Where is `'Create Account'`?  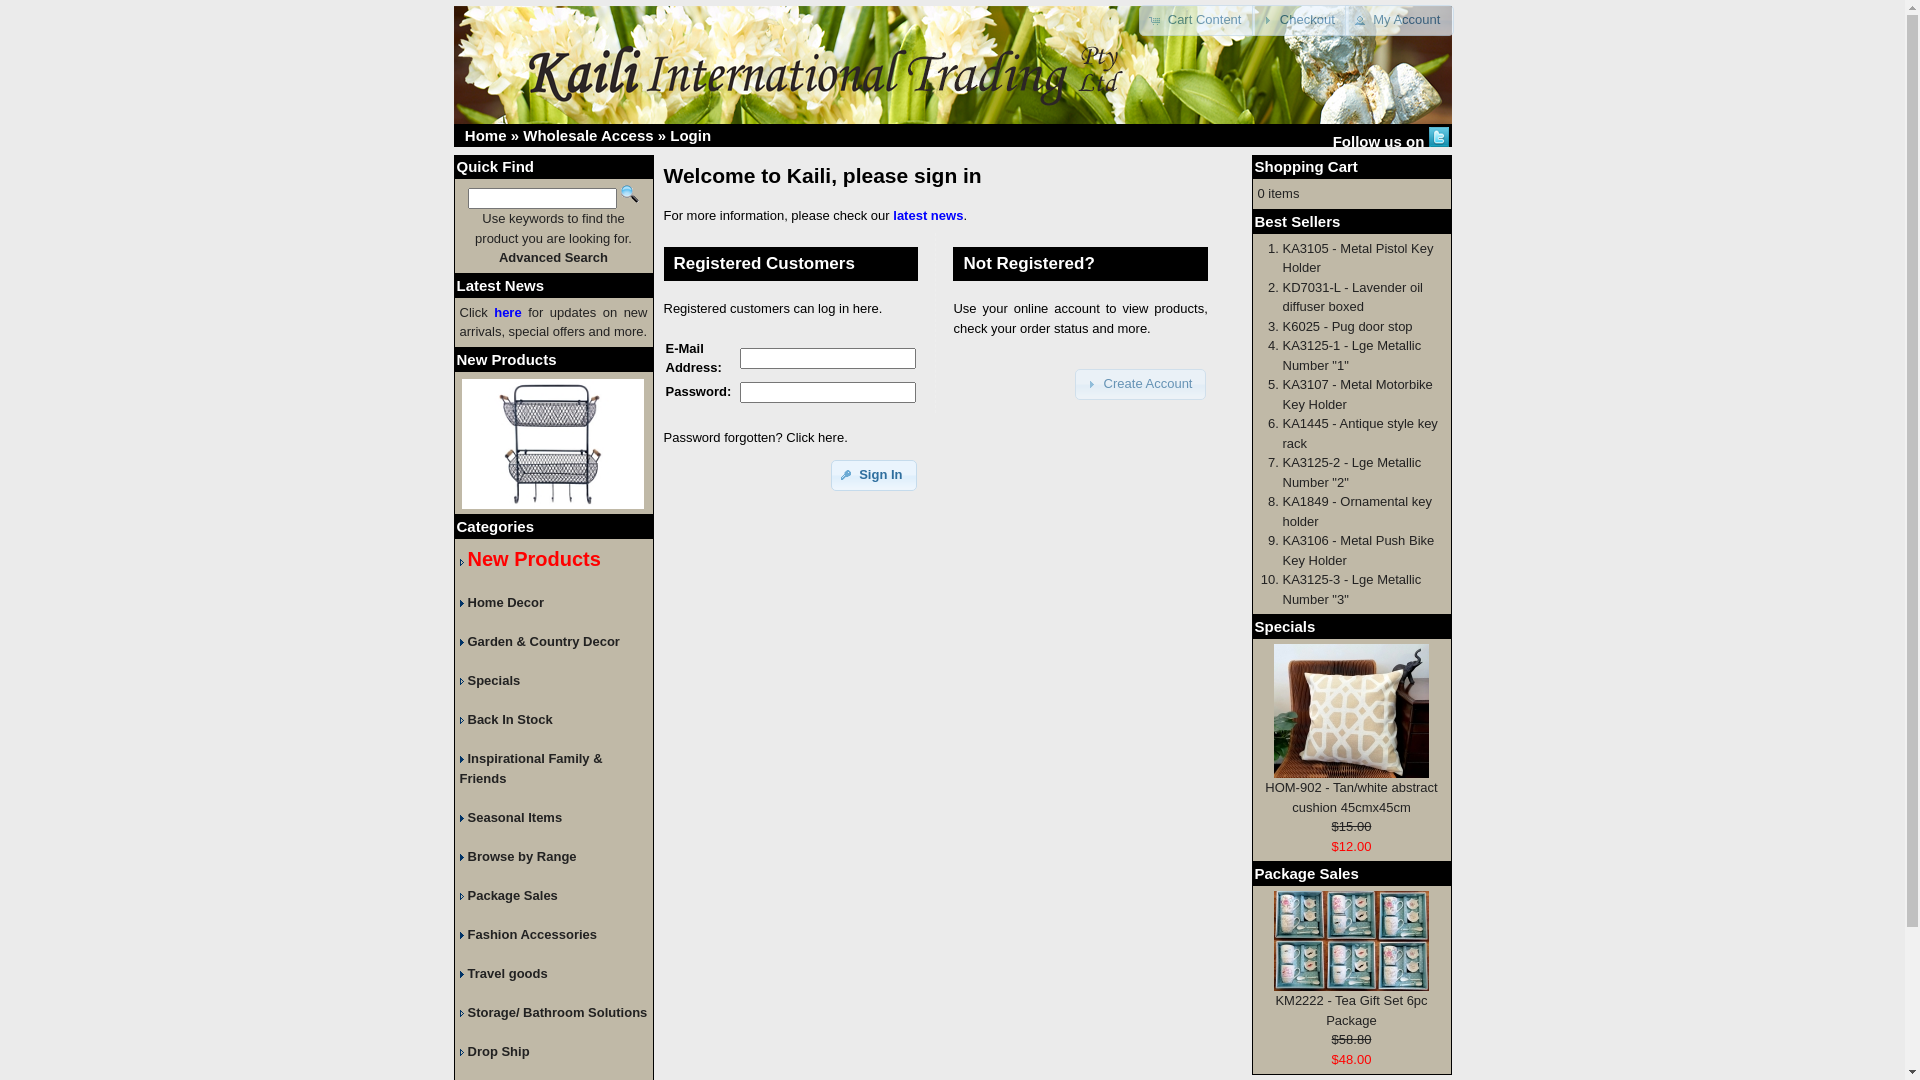 'Create Account' is located at coordinates (1140, 384).